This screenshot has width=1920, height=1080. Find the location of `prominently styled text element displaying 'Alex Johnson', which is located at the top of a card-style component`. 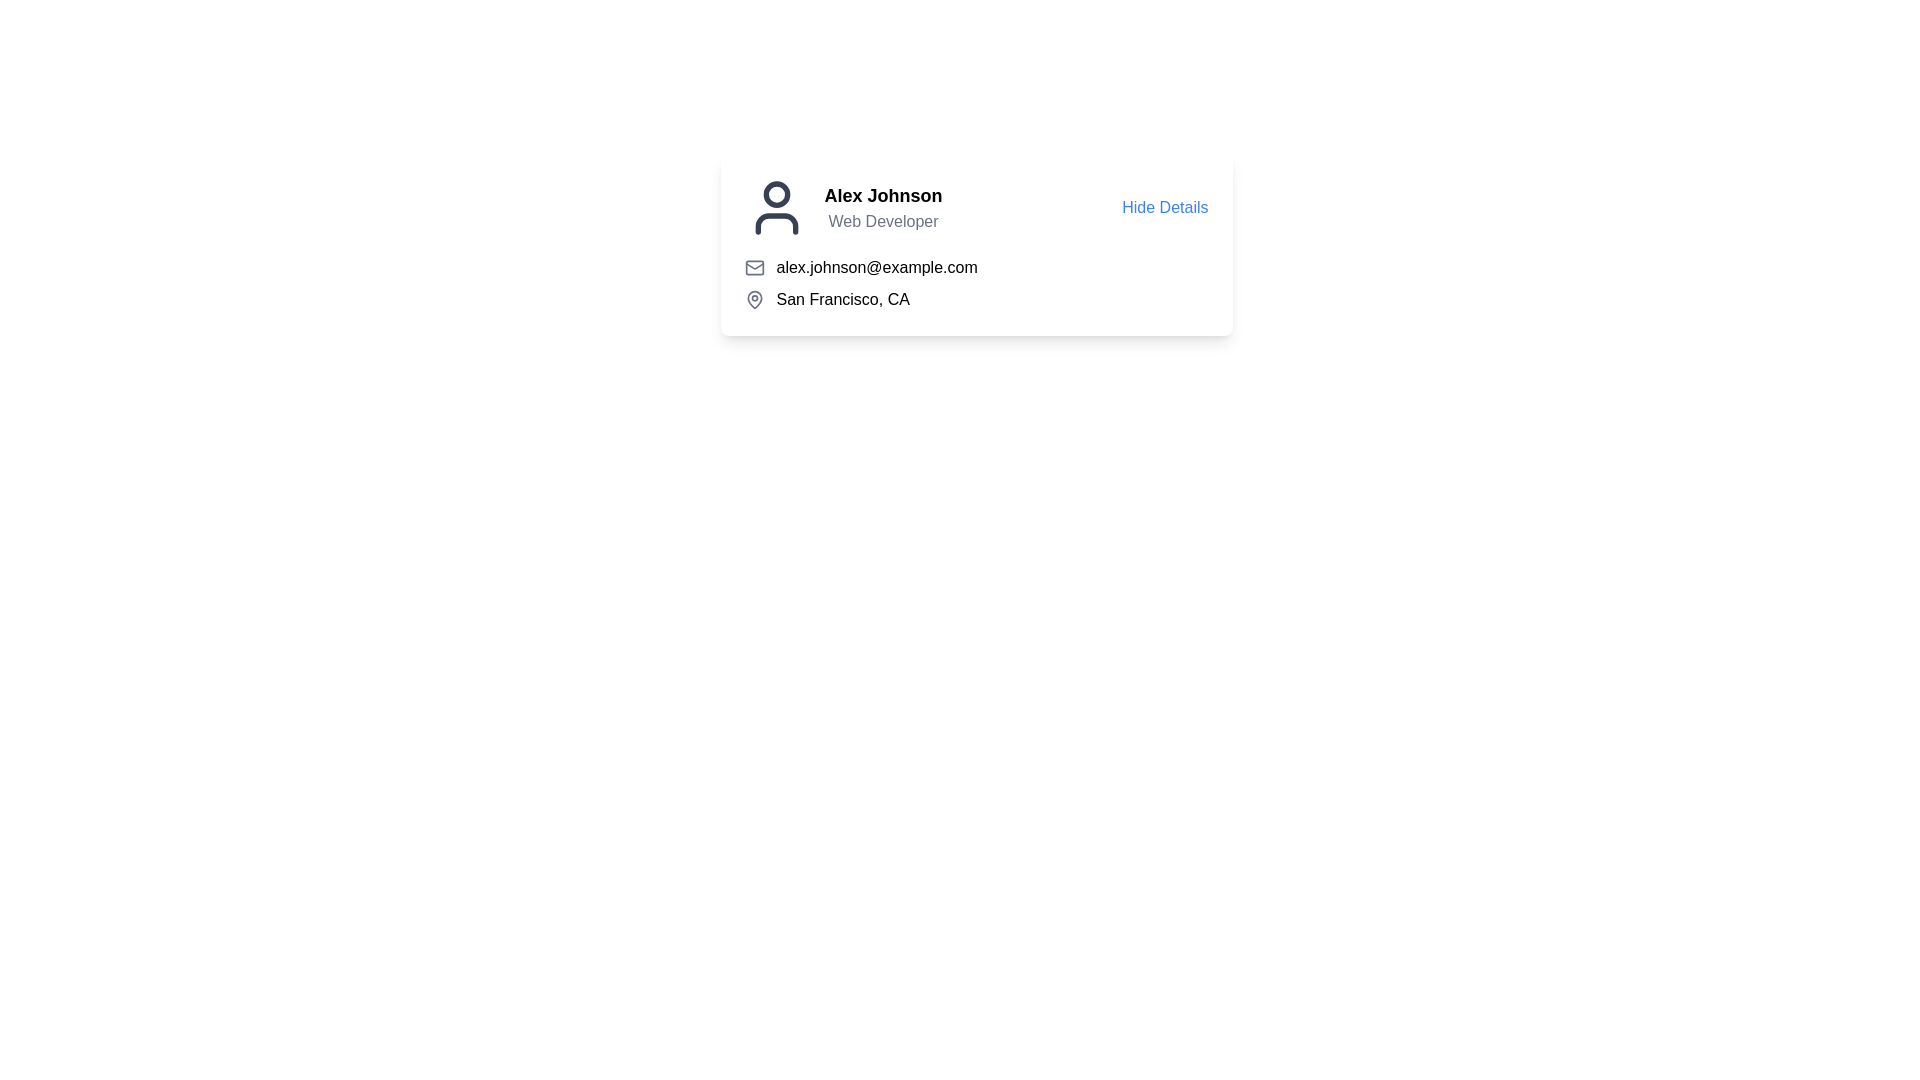

prominently styled text element displaying 'Alex Johnson', which is located at the top of a card-style component is located at coordinates (882, 196).